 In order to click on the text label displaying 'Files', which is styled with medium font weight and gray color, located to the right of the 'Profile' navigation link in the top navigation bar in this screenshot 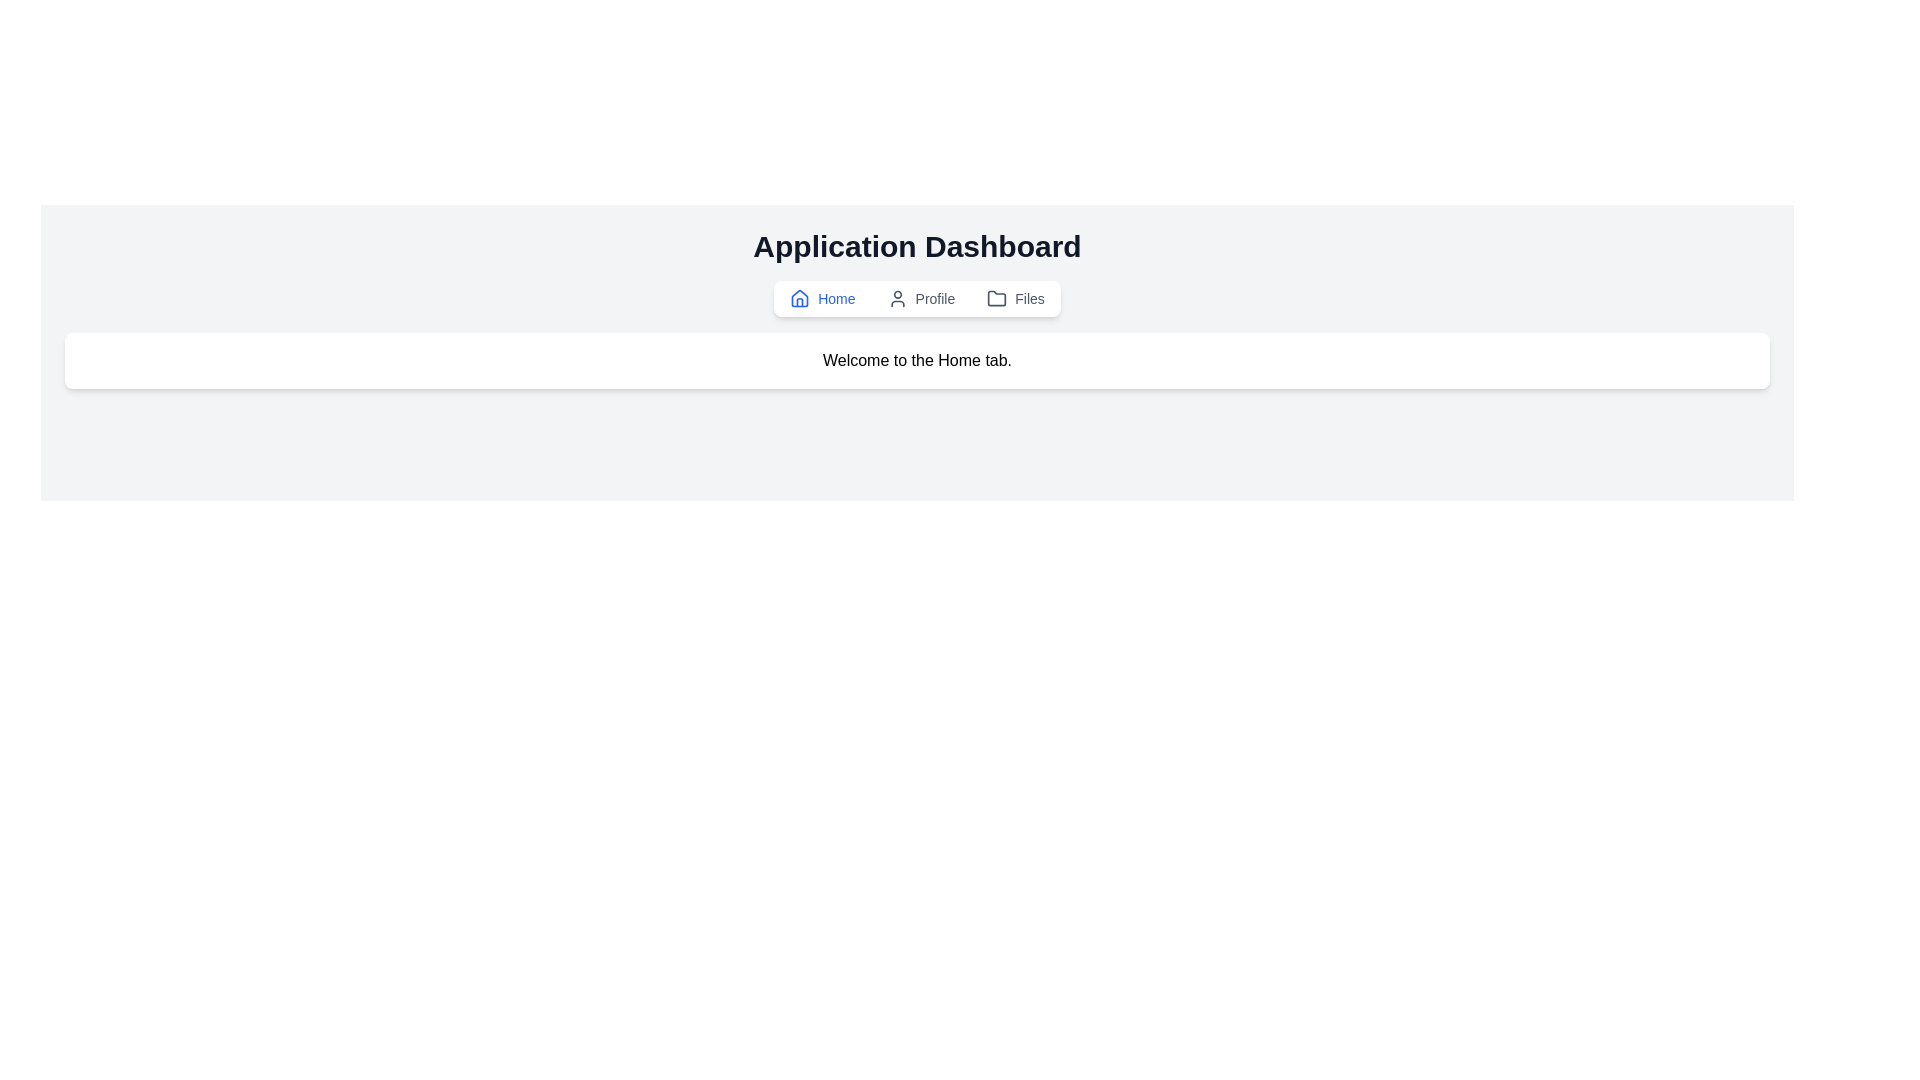, I will do `click(1030, 299)`.